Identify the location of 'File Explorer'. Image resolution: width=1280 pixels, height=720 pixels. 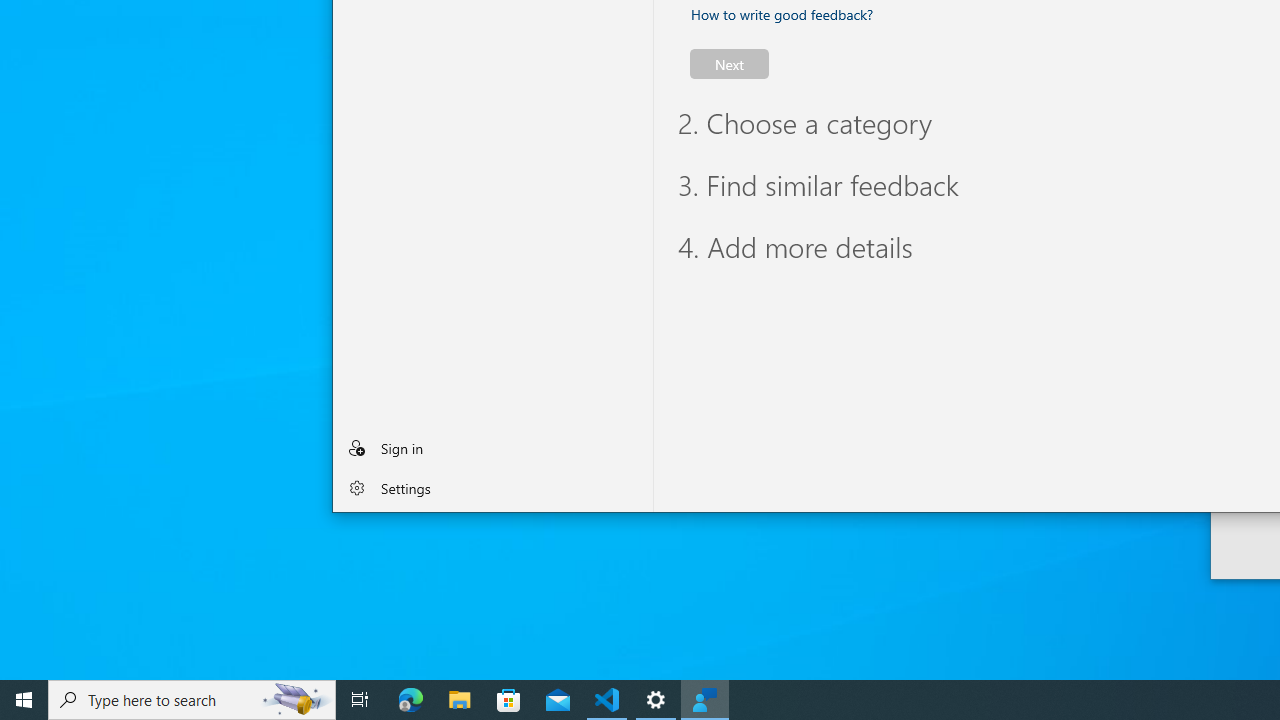
(459, 698).